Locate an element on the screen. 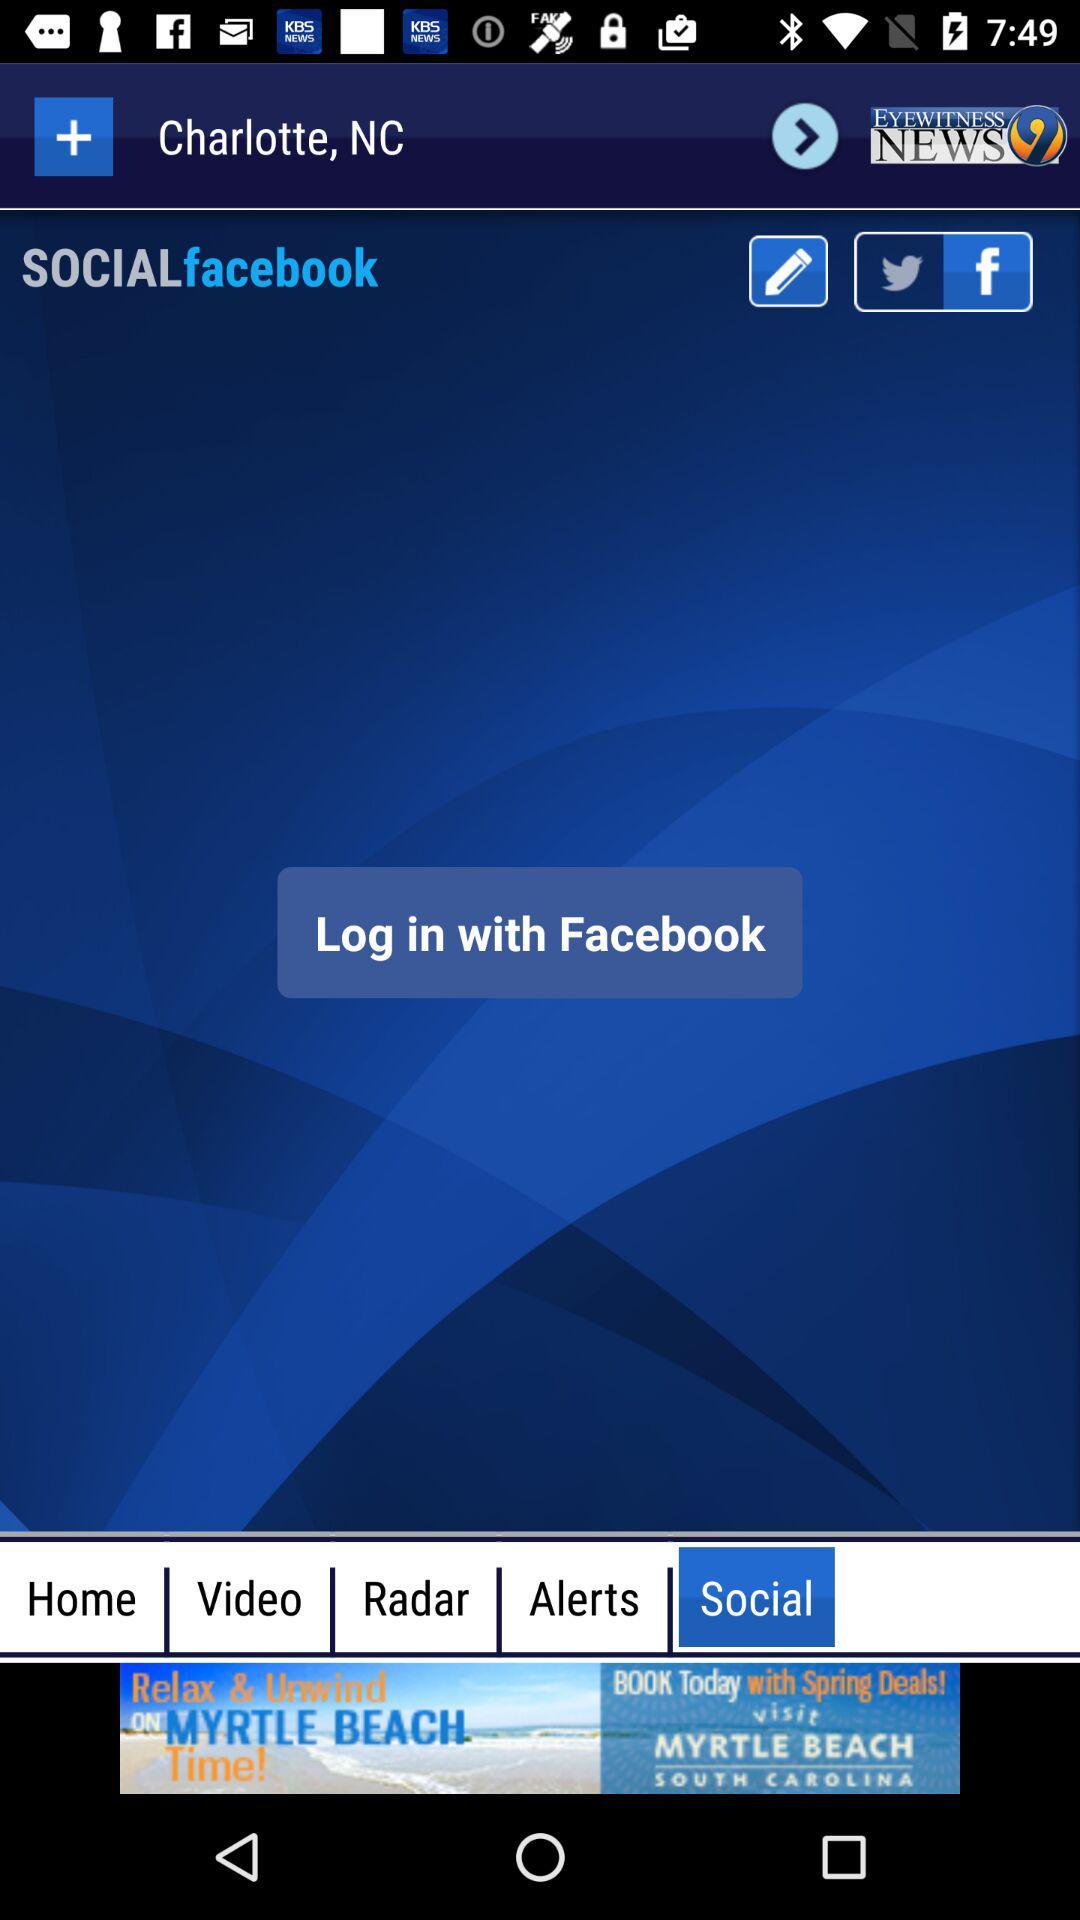 This screenshot has width=1080, height=1920. open page is located at coordinates (540, 1727).